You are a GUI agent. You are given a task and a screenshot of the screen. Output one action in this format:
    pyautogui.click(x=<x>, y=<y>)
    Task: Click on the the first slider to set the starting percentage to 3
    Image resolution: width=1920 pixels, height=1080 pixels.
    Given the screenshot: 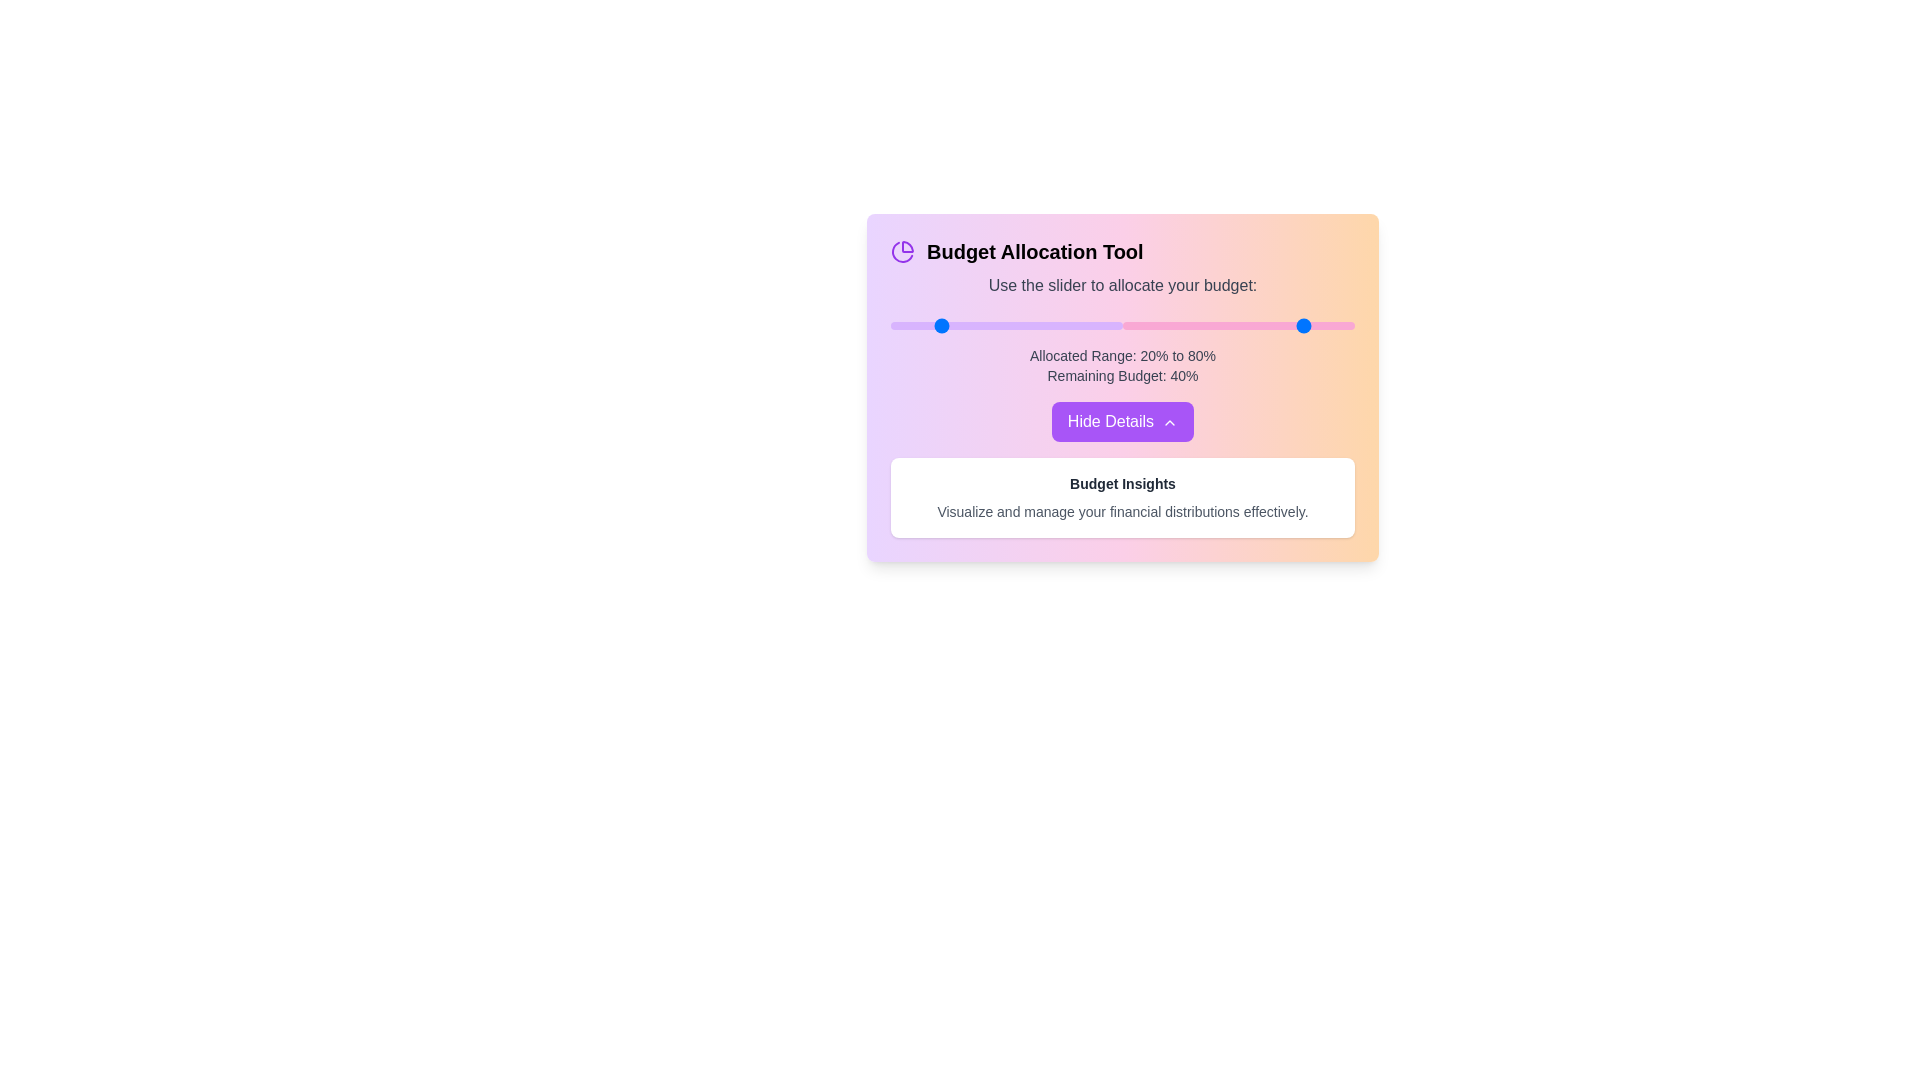 What is the action you would take?
    pyautogui.click(x=896, y=325)
    